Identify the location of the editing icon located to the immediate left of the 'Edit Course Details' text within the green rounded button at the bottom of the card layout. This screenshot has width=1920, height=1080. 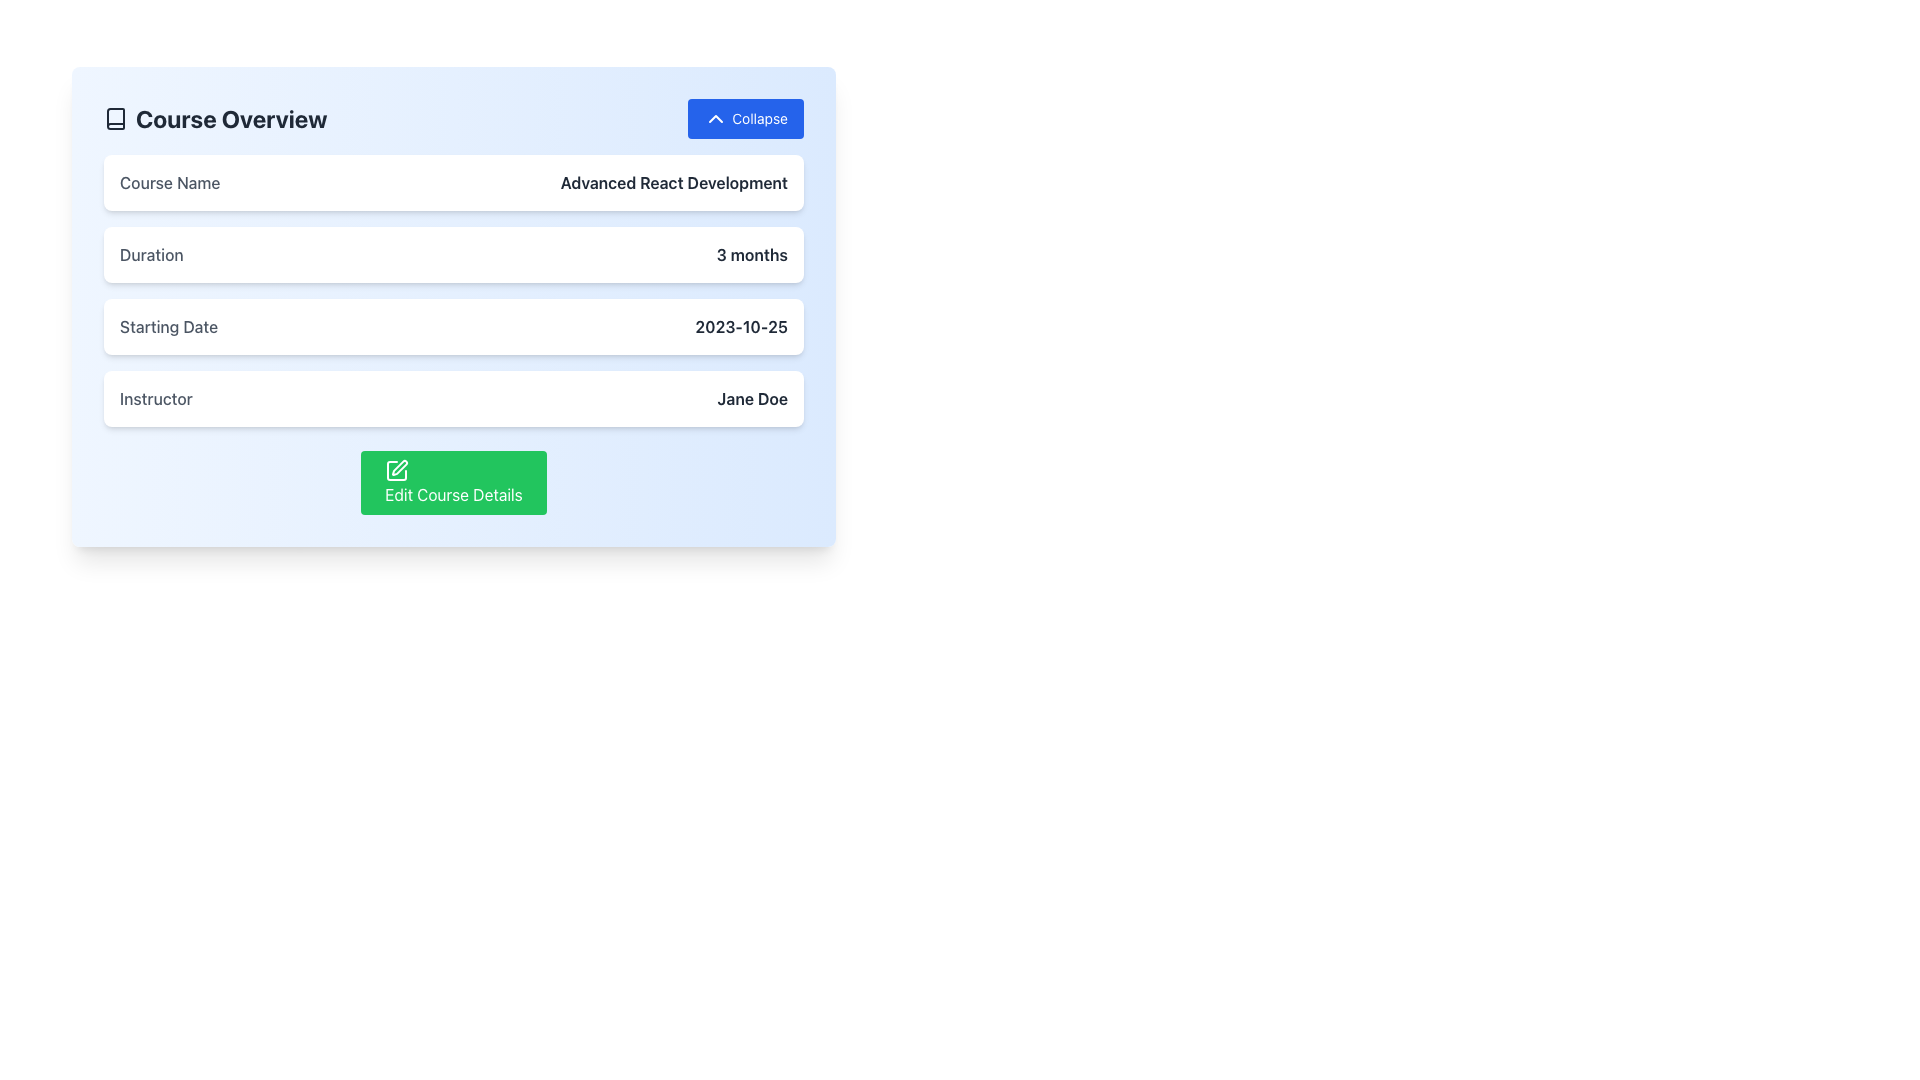
(397, 470).